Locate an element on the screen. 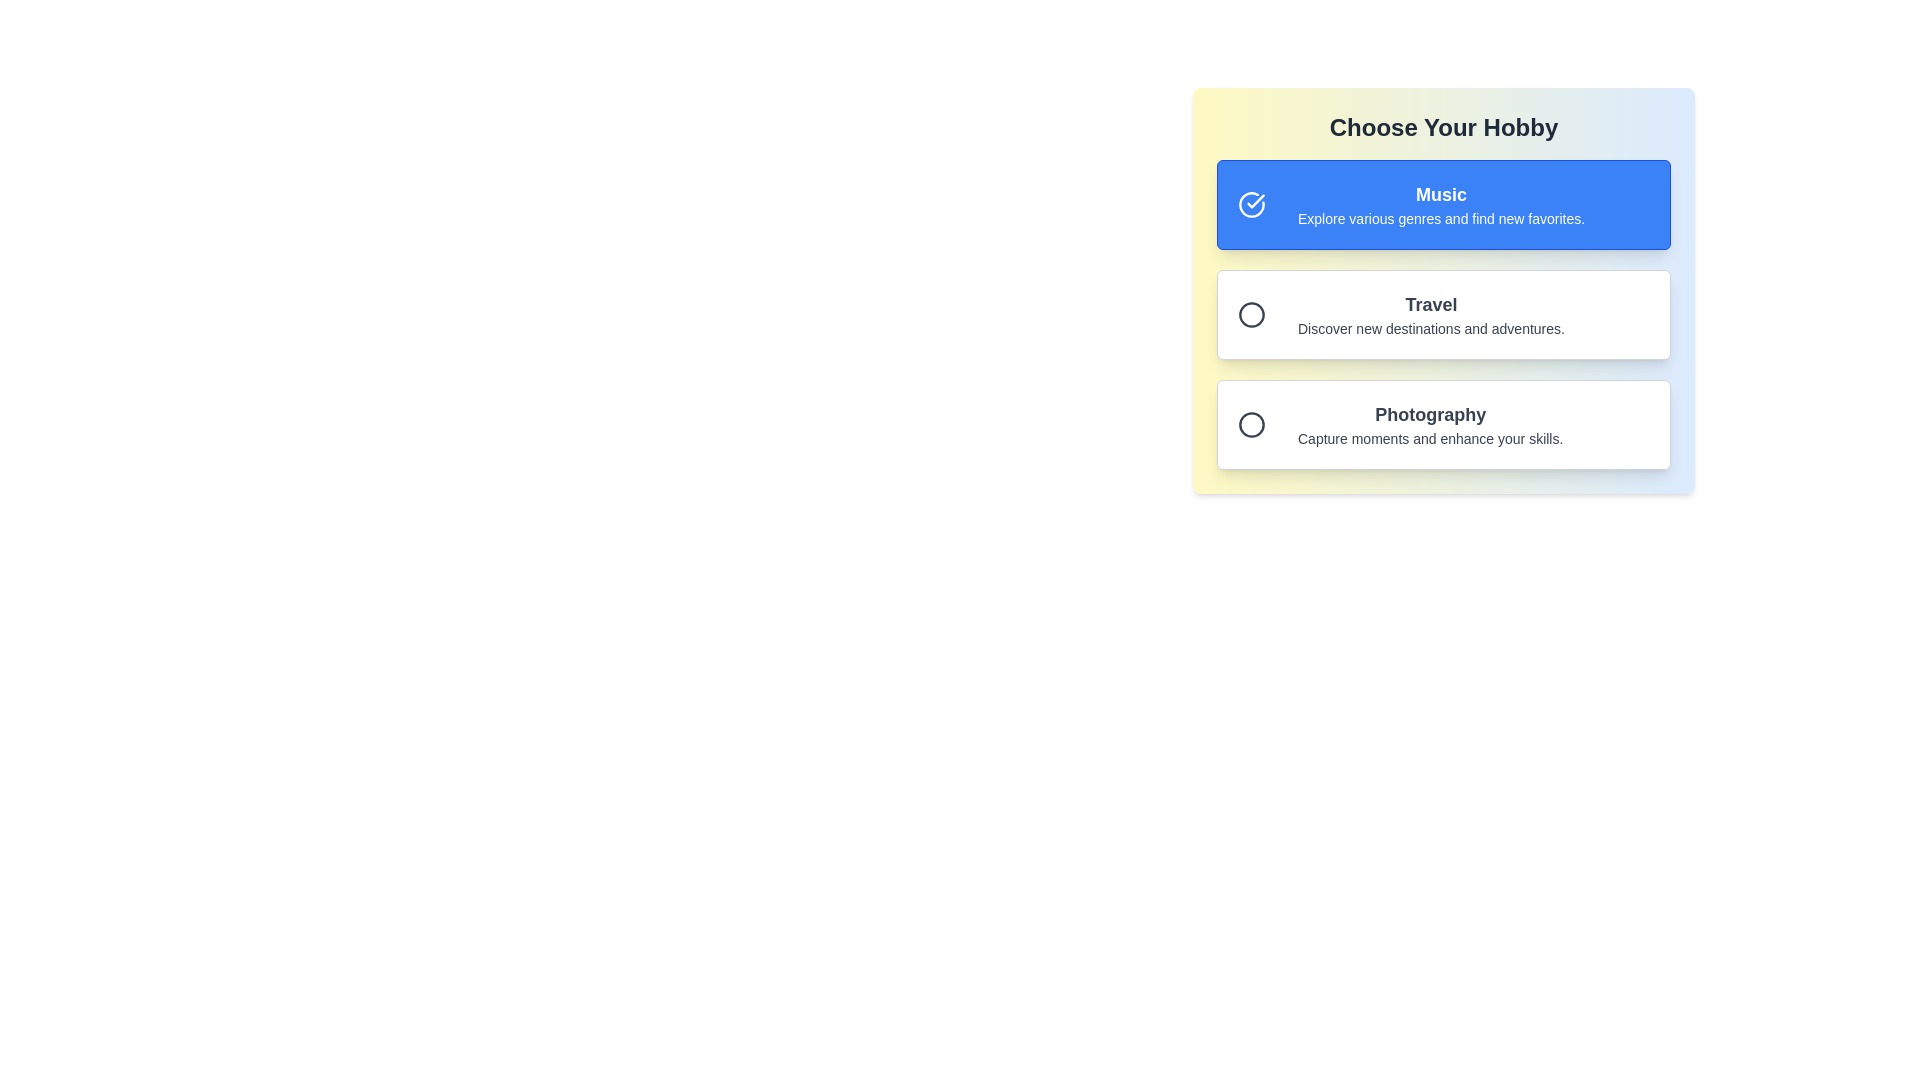  the text element that reads 'Capture moments and enhance your skills.' located directly beneath the 'Photography' header is located at coordinates (1429, 438).